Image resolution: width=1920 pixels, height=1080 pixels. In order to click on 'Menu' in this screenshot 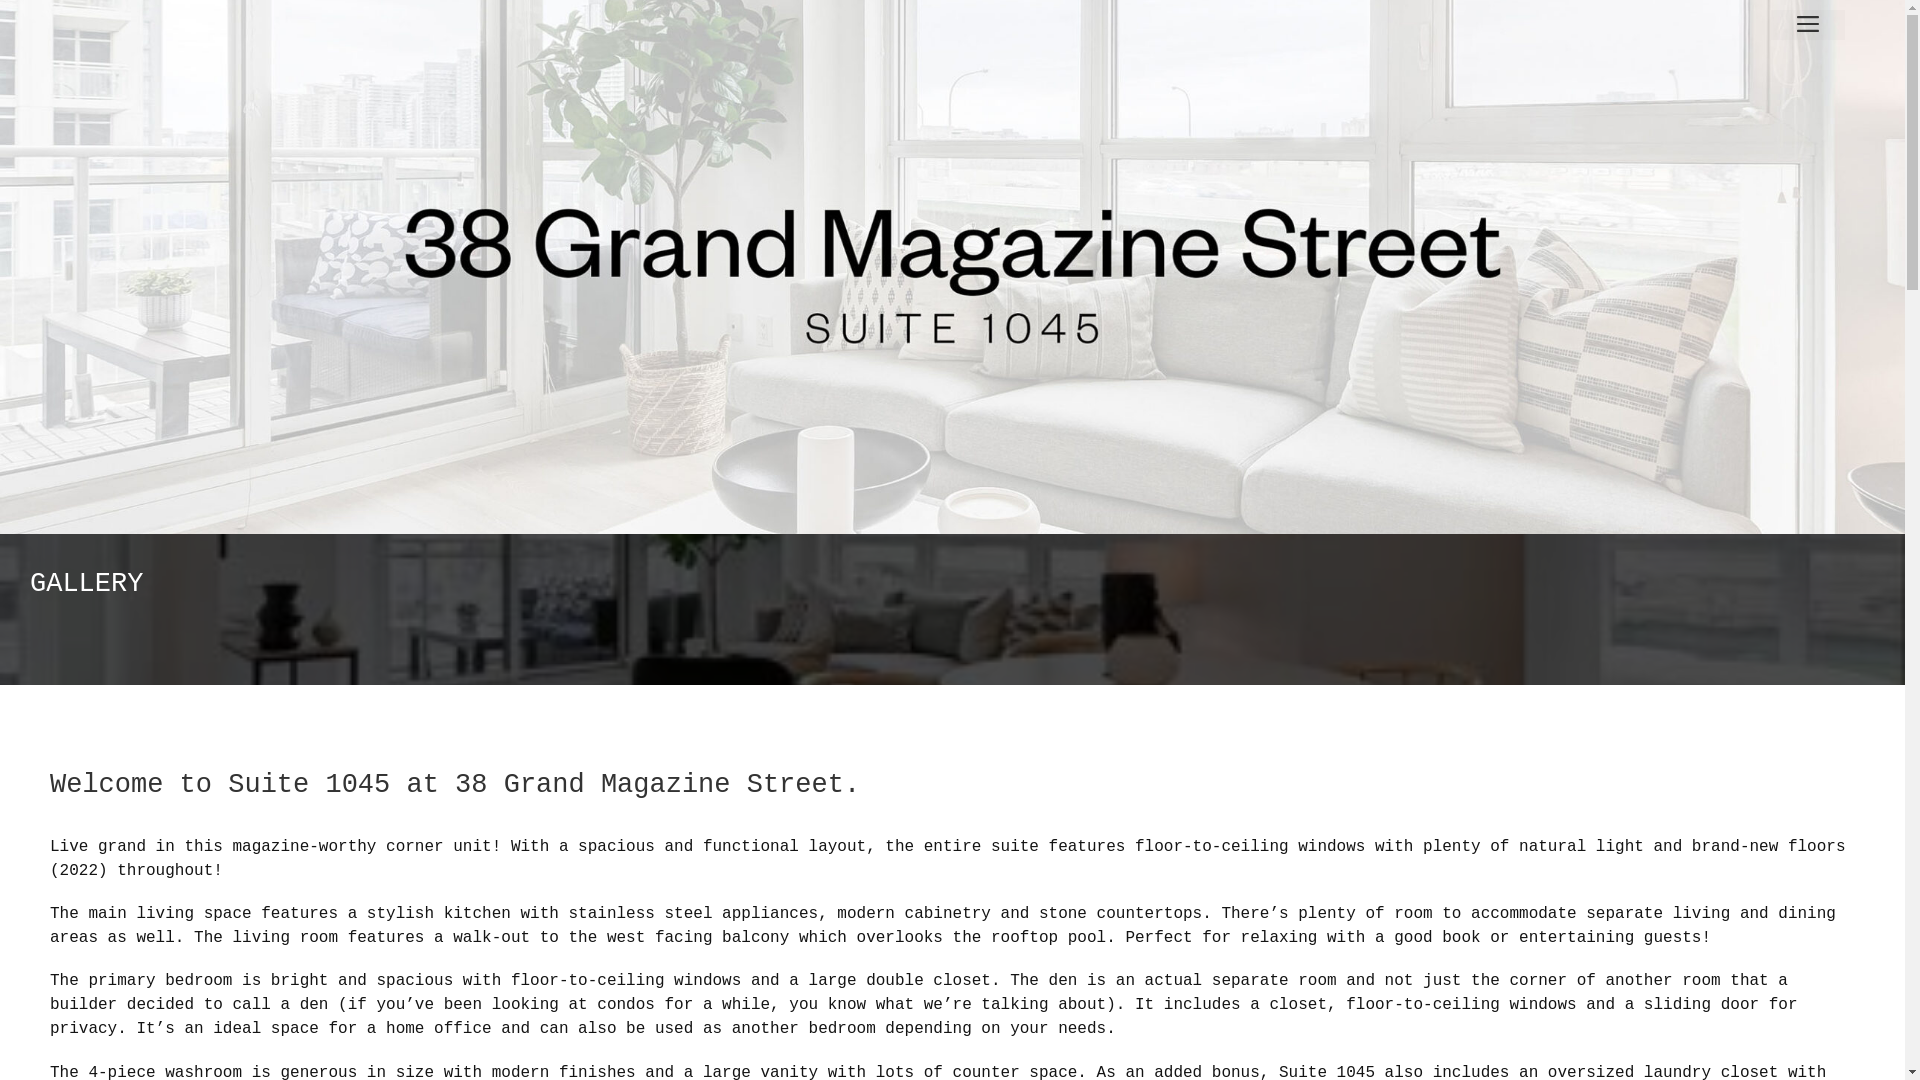, I will do `click(1808, 24)`.